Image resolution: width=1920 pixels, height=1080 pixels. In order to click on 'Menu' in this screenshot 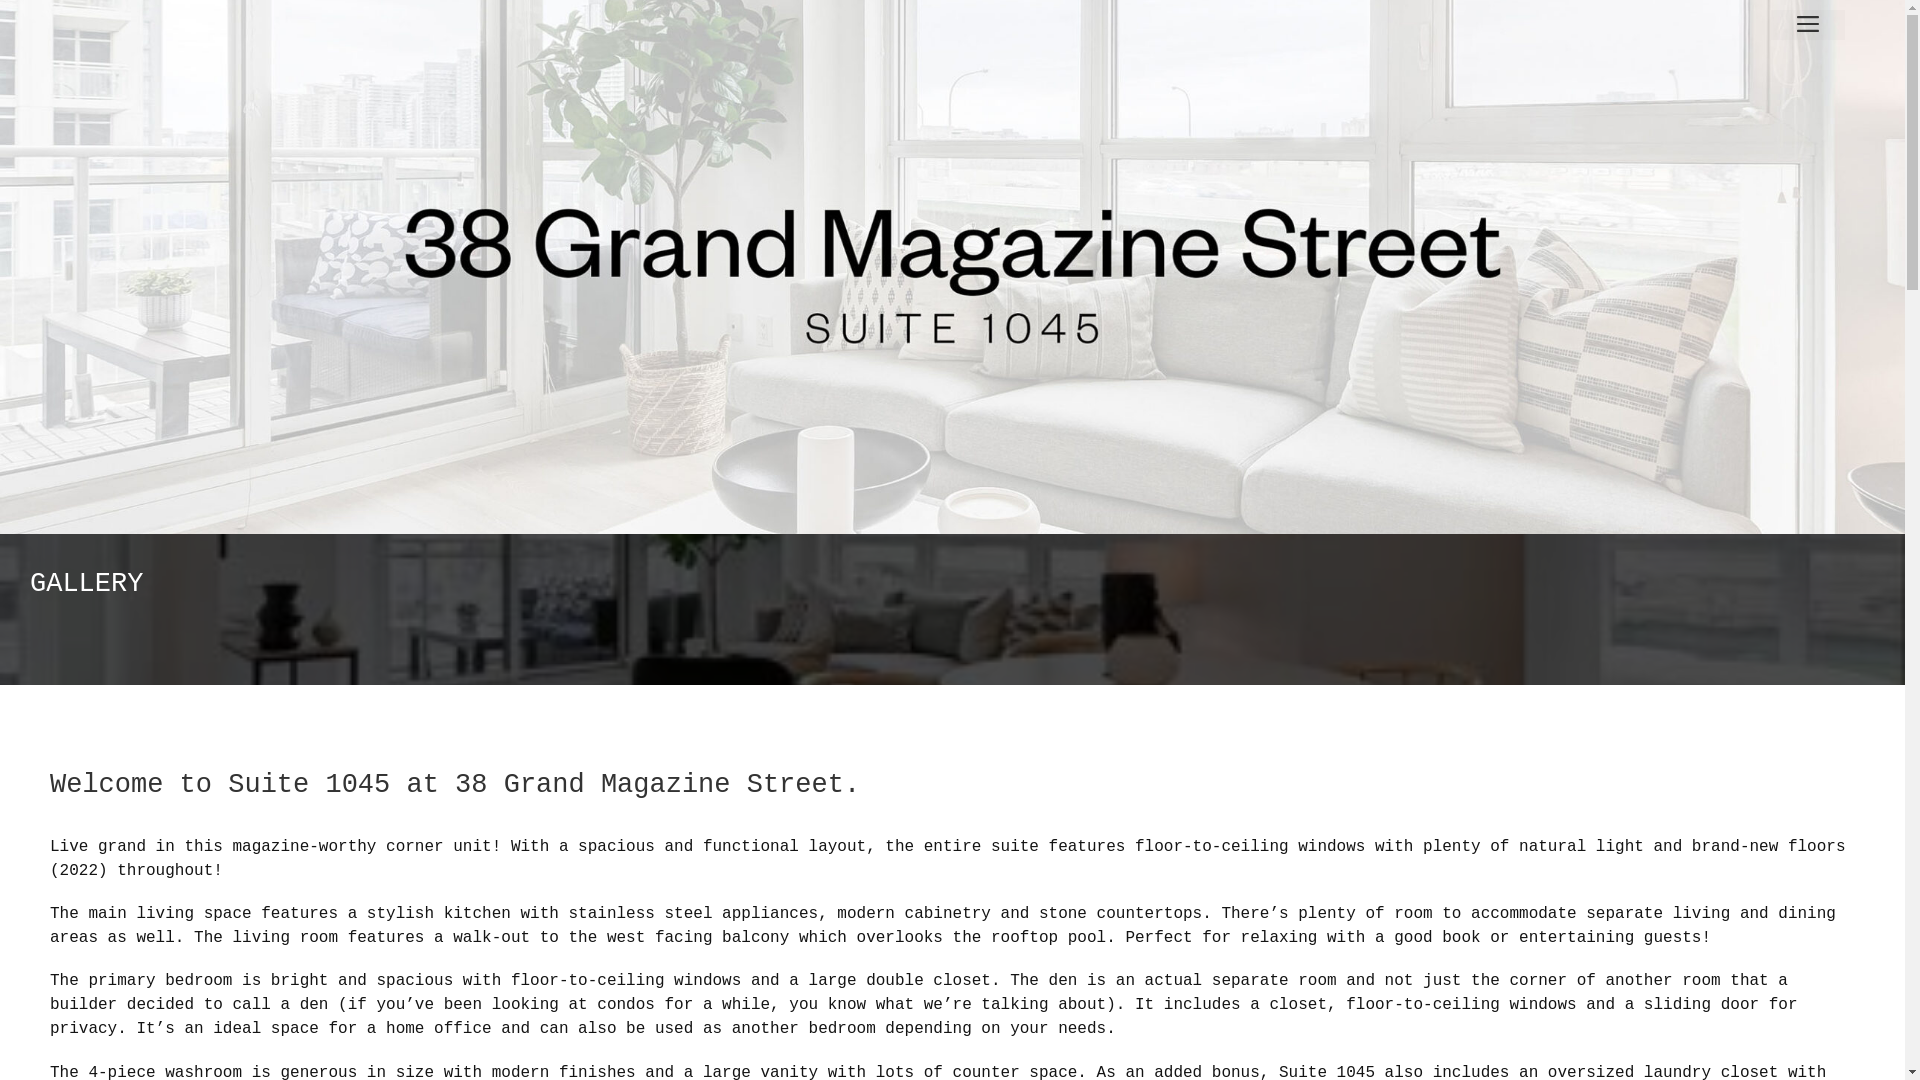, I will do `click(1808, 24)`.